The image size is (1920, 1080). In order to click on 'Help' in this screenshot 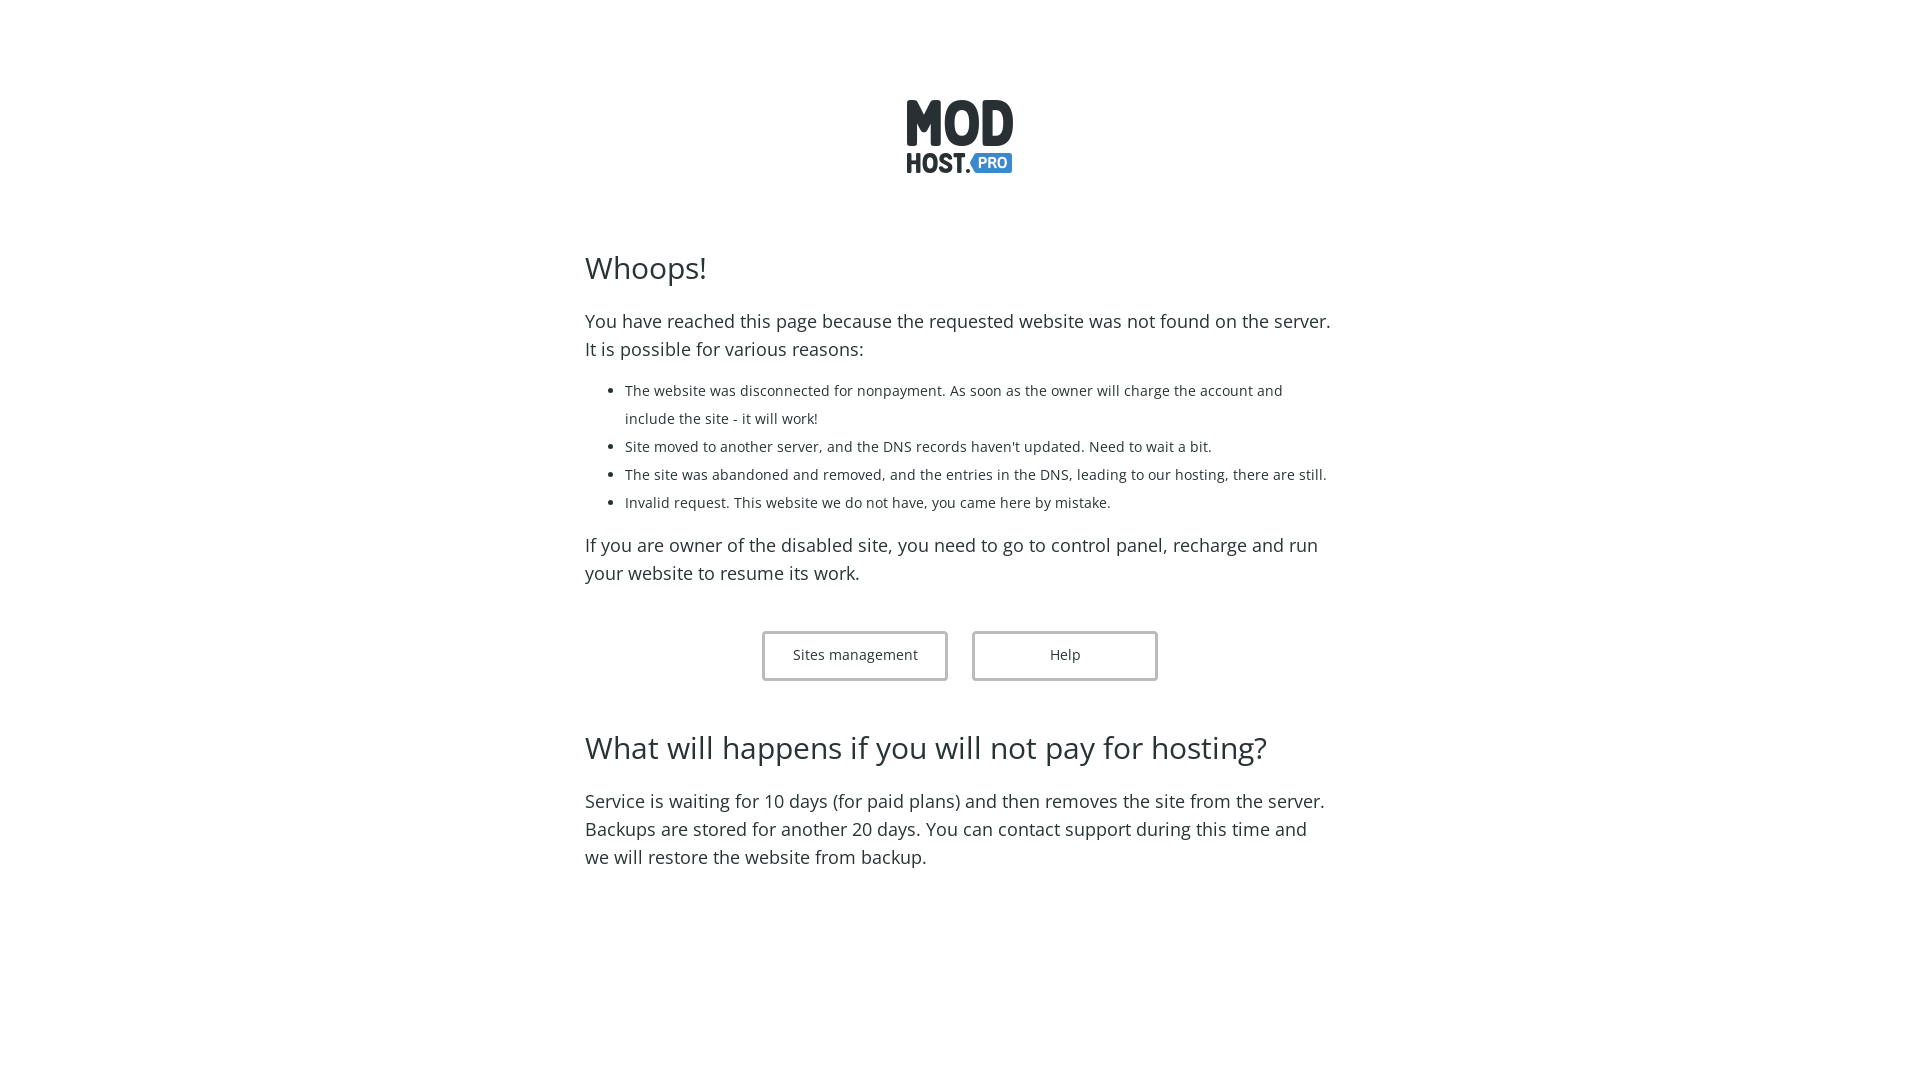, I will do `click(1064, 655)`.